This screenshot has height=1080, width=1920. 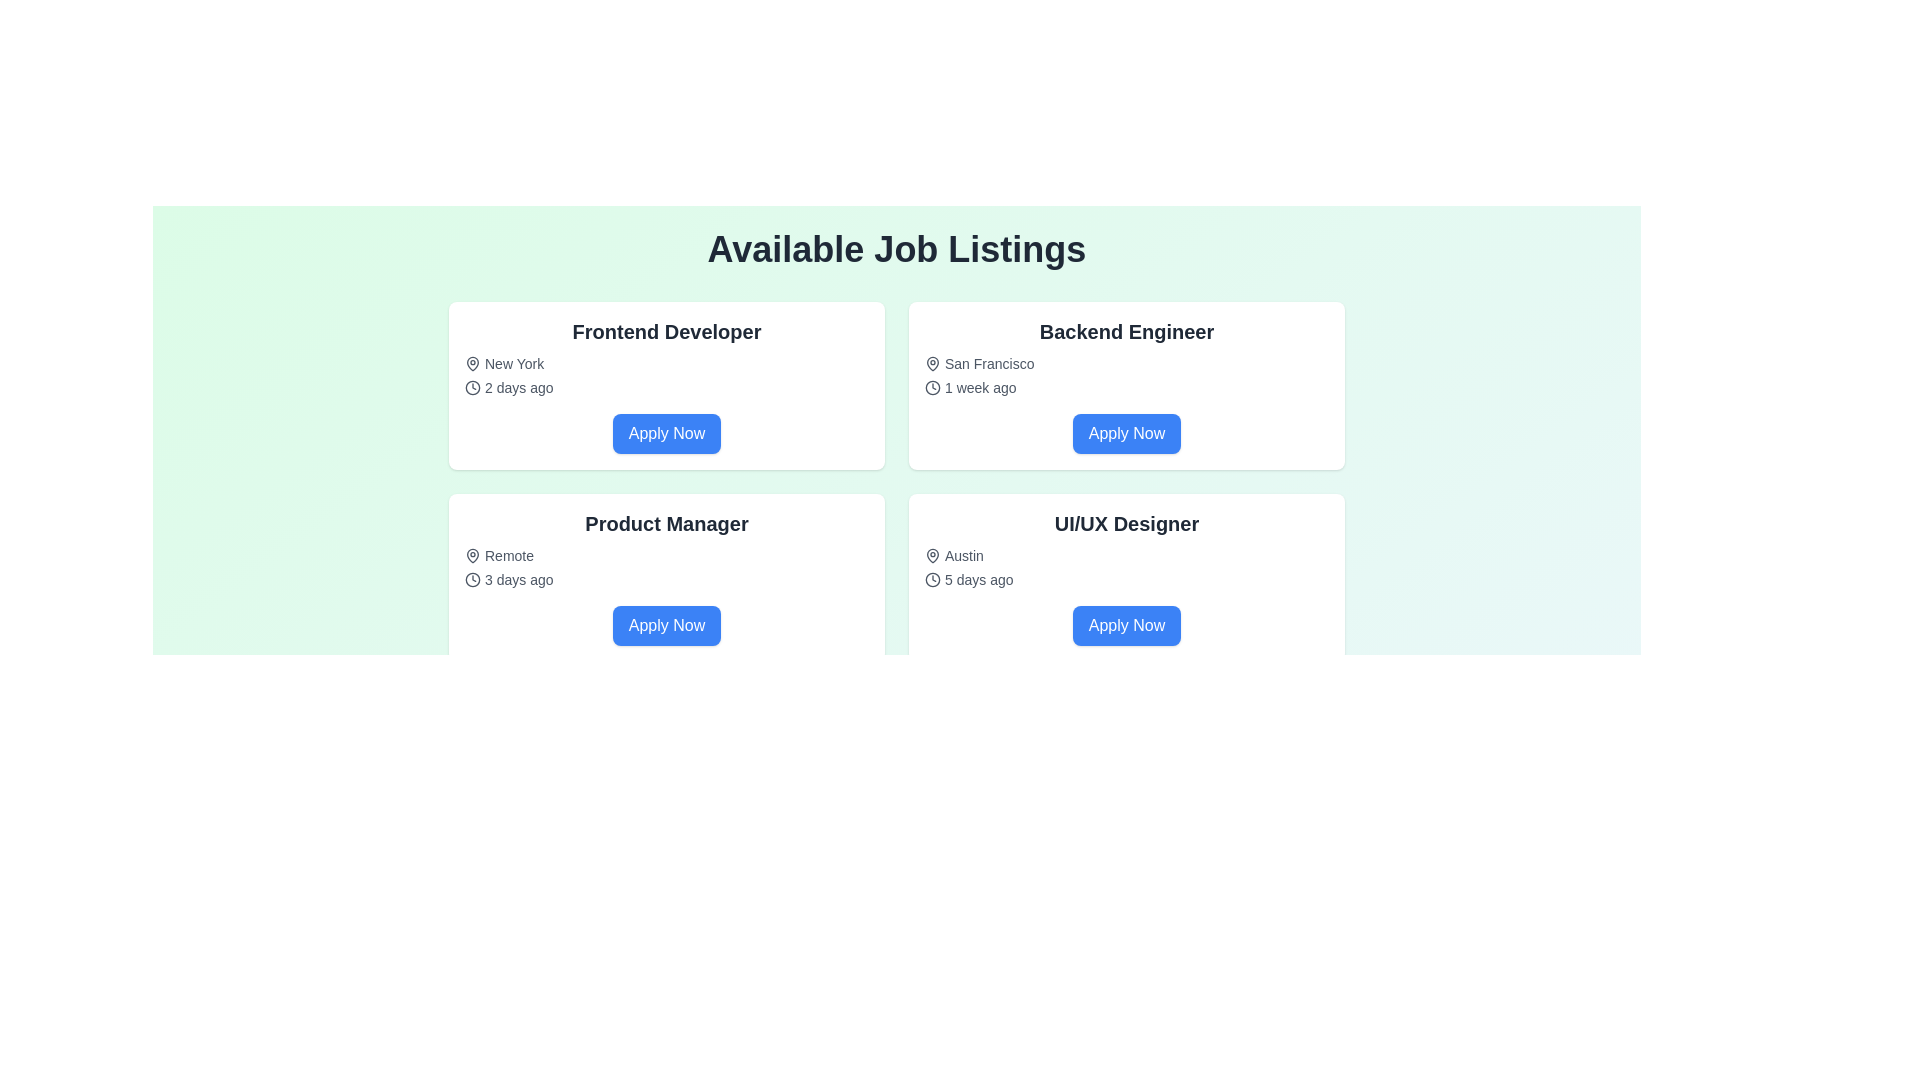 What do you see at coordinates (1127, 330) in the screenshot?
I see `the static text label displaying the job title in the upper-right job listing card of the 2x2 grid layout` at bounding box center [1127, 330].